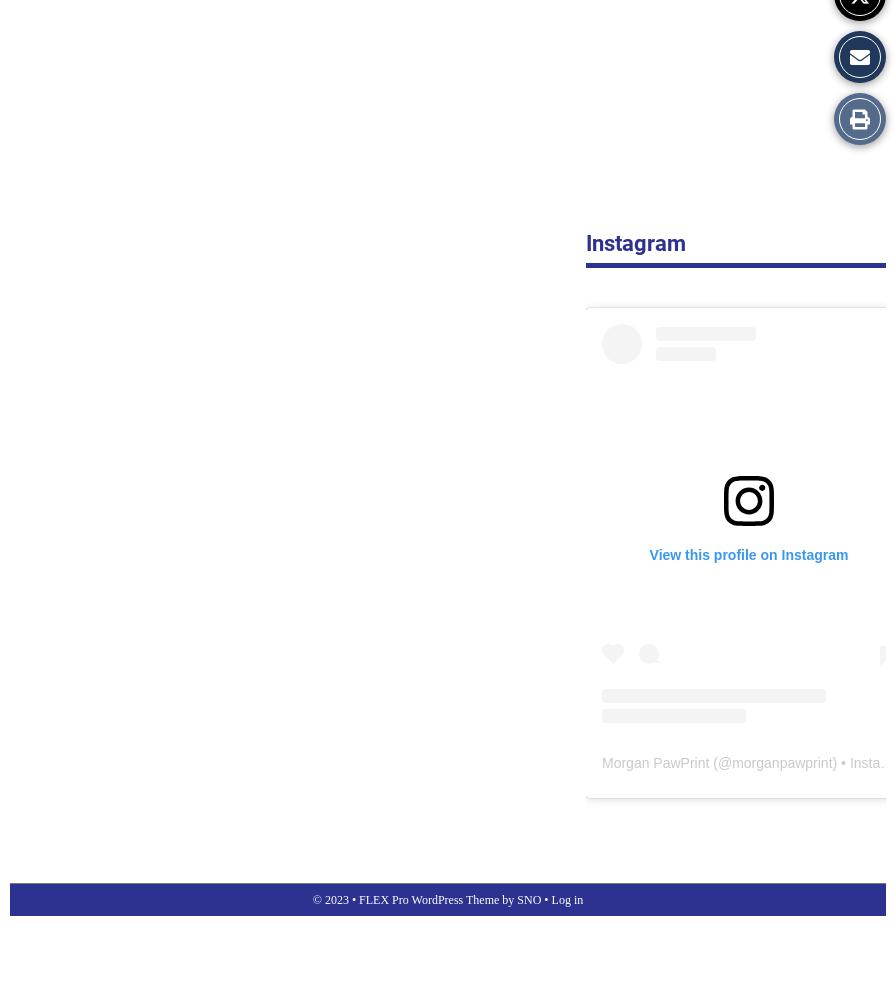  I want to click on 'SNO', so click(528, 899).